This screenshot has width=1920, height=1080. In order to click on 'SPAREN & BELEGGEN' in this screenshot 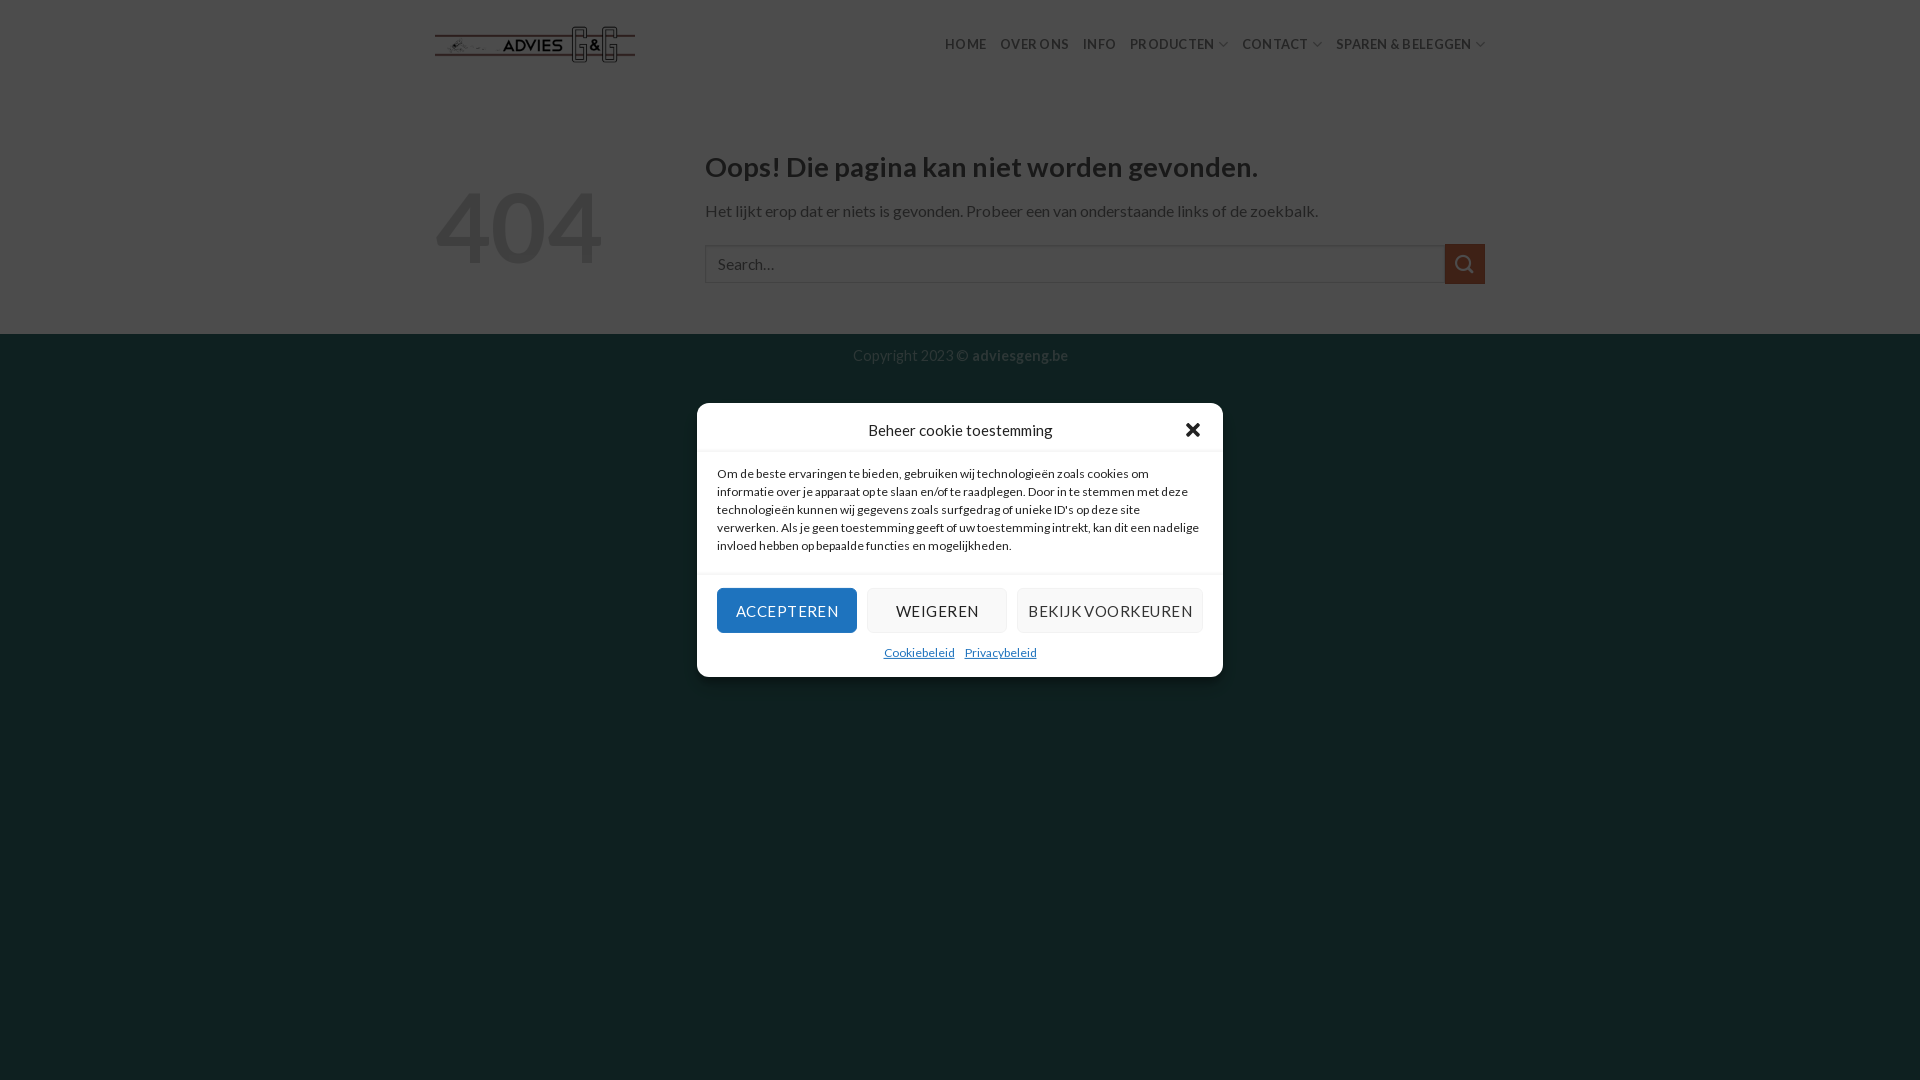, I will do `click(1409, 44)`.